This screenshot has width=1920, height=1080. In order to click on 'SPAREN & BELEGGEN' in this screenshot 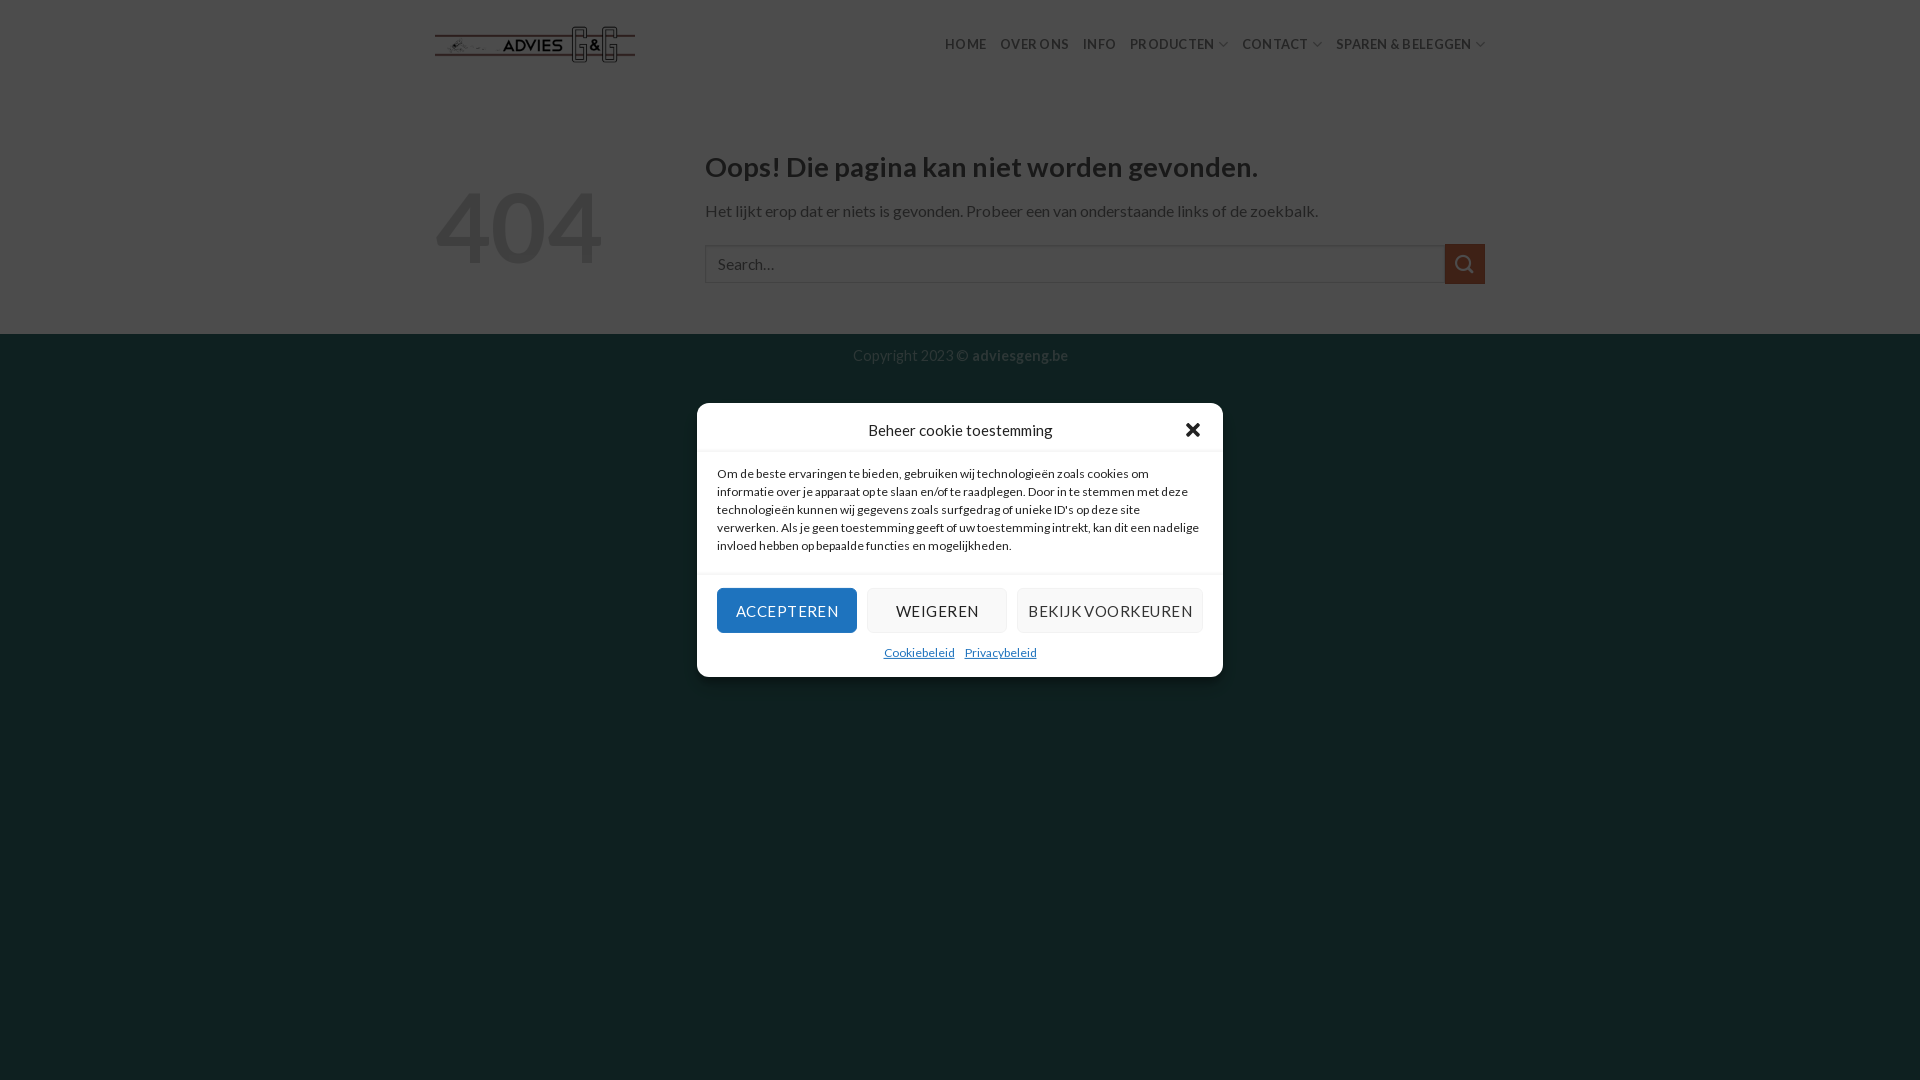, I will do `click(1409, 44)`.